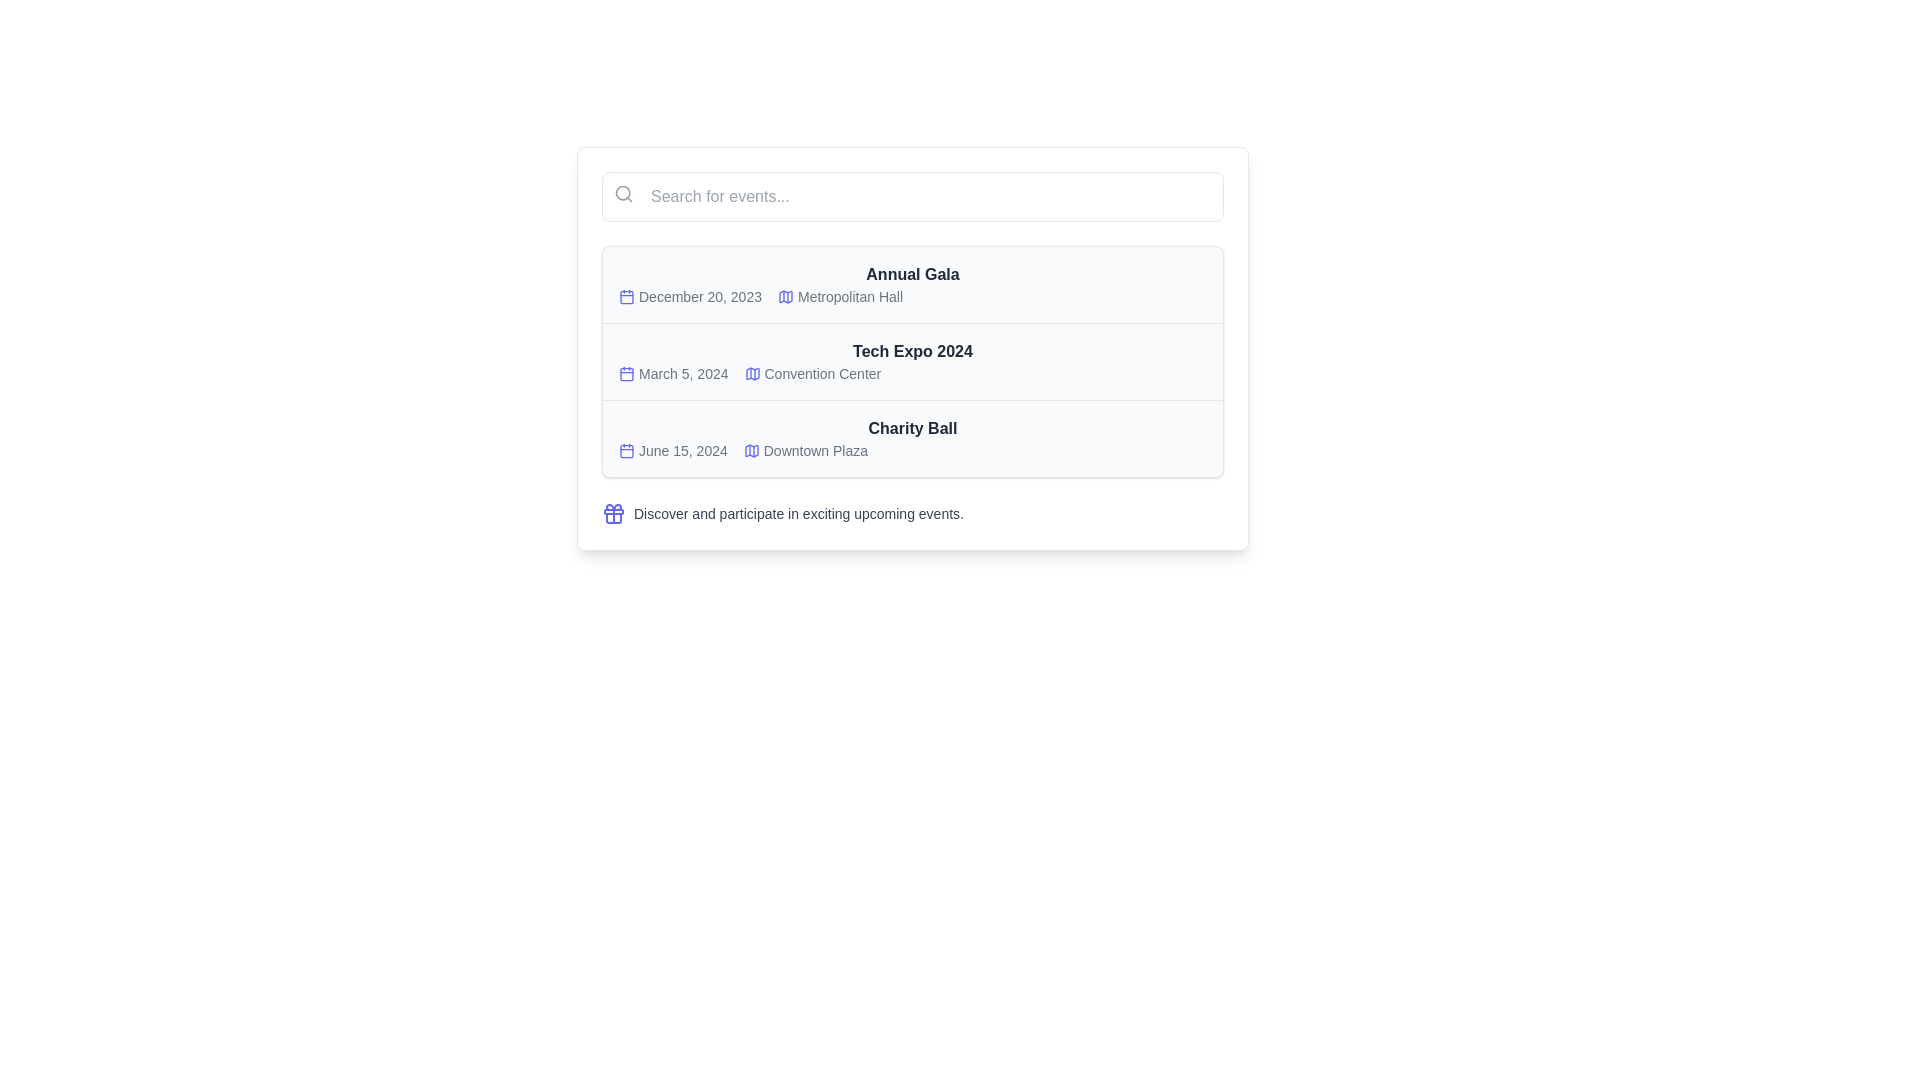 The width and height of the screenshot is (1920, 1080). Describe the element at coordinates (822, 374) in the screenshot. I see `text displayed in the label styled with a dark gray font that says 'Convention Center', located on the second row of the events list, to the right of the calendar and map marker icons` at that location.